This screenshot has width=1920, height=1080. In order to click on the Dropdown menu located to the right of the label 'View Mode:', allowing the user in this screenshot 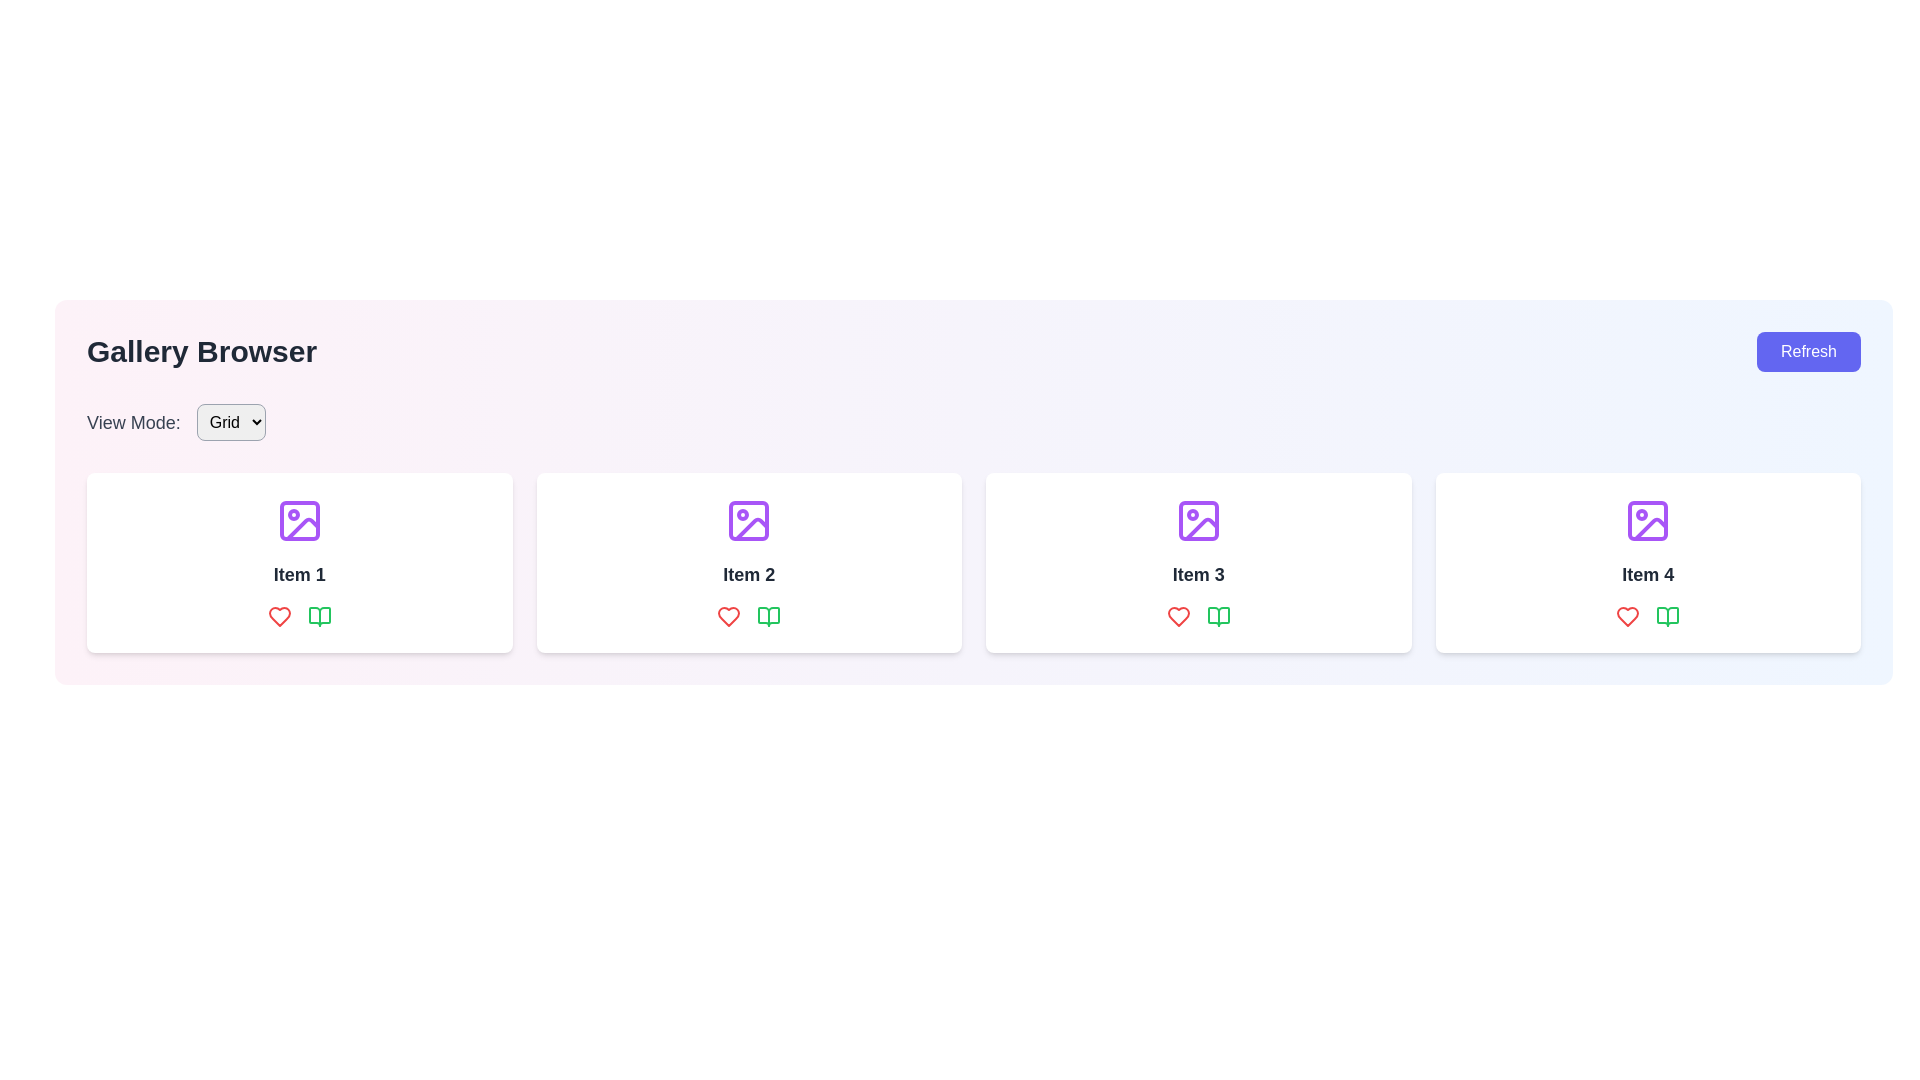, I will do `click(231, 421)`.